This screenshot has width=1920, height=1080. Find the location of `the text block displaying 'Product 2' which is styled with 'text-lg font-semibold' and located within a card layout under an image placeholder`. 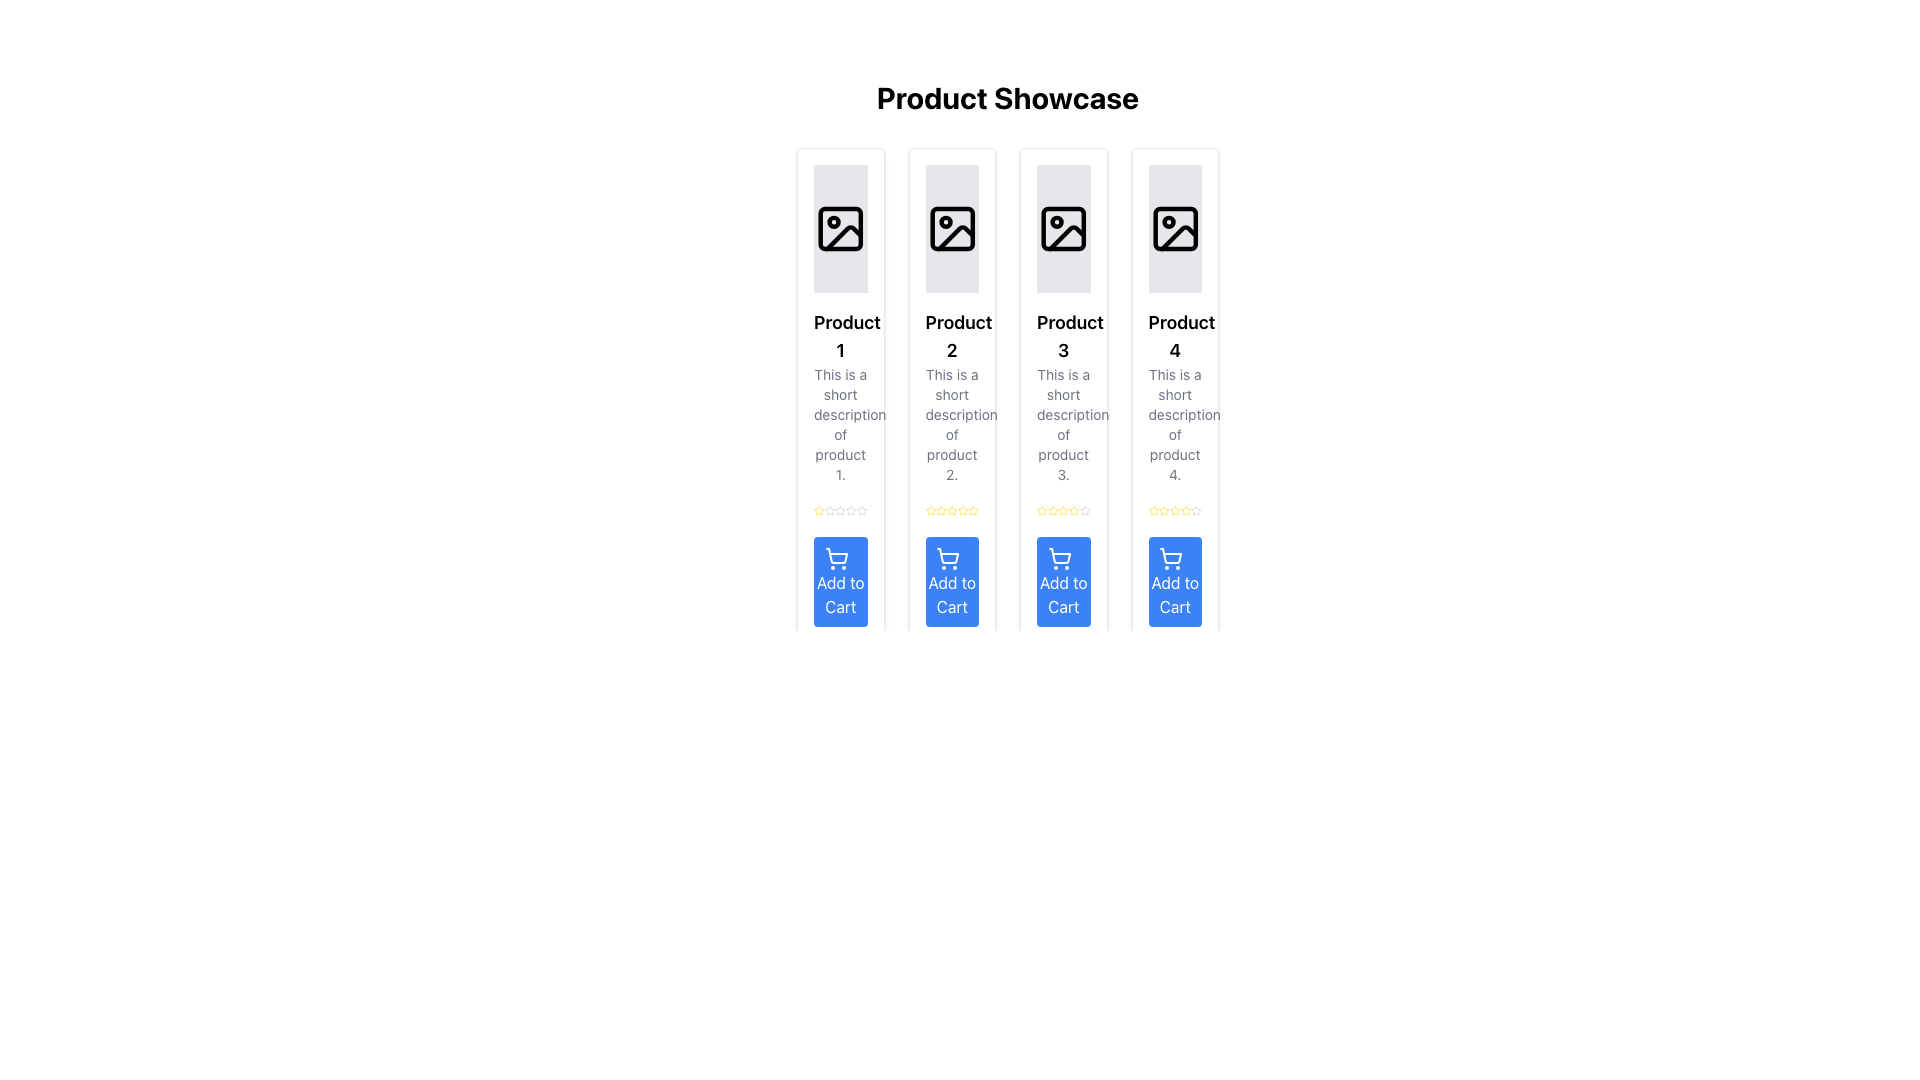

the text block displaying 'Product 2' which is styled with 'text-lg font-semibold' and located within a card layout under an image placeholder is located at coordinates (951, 335).